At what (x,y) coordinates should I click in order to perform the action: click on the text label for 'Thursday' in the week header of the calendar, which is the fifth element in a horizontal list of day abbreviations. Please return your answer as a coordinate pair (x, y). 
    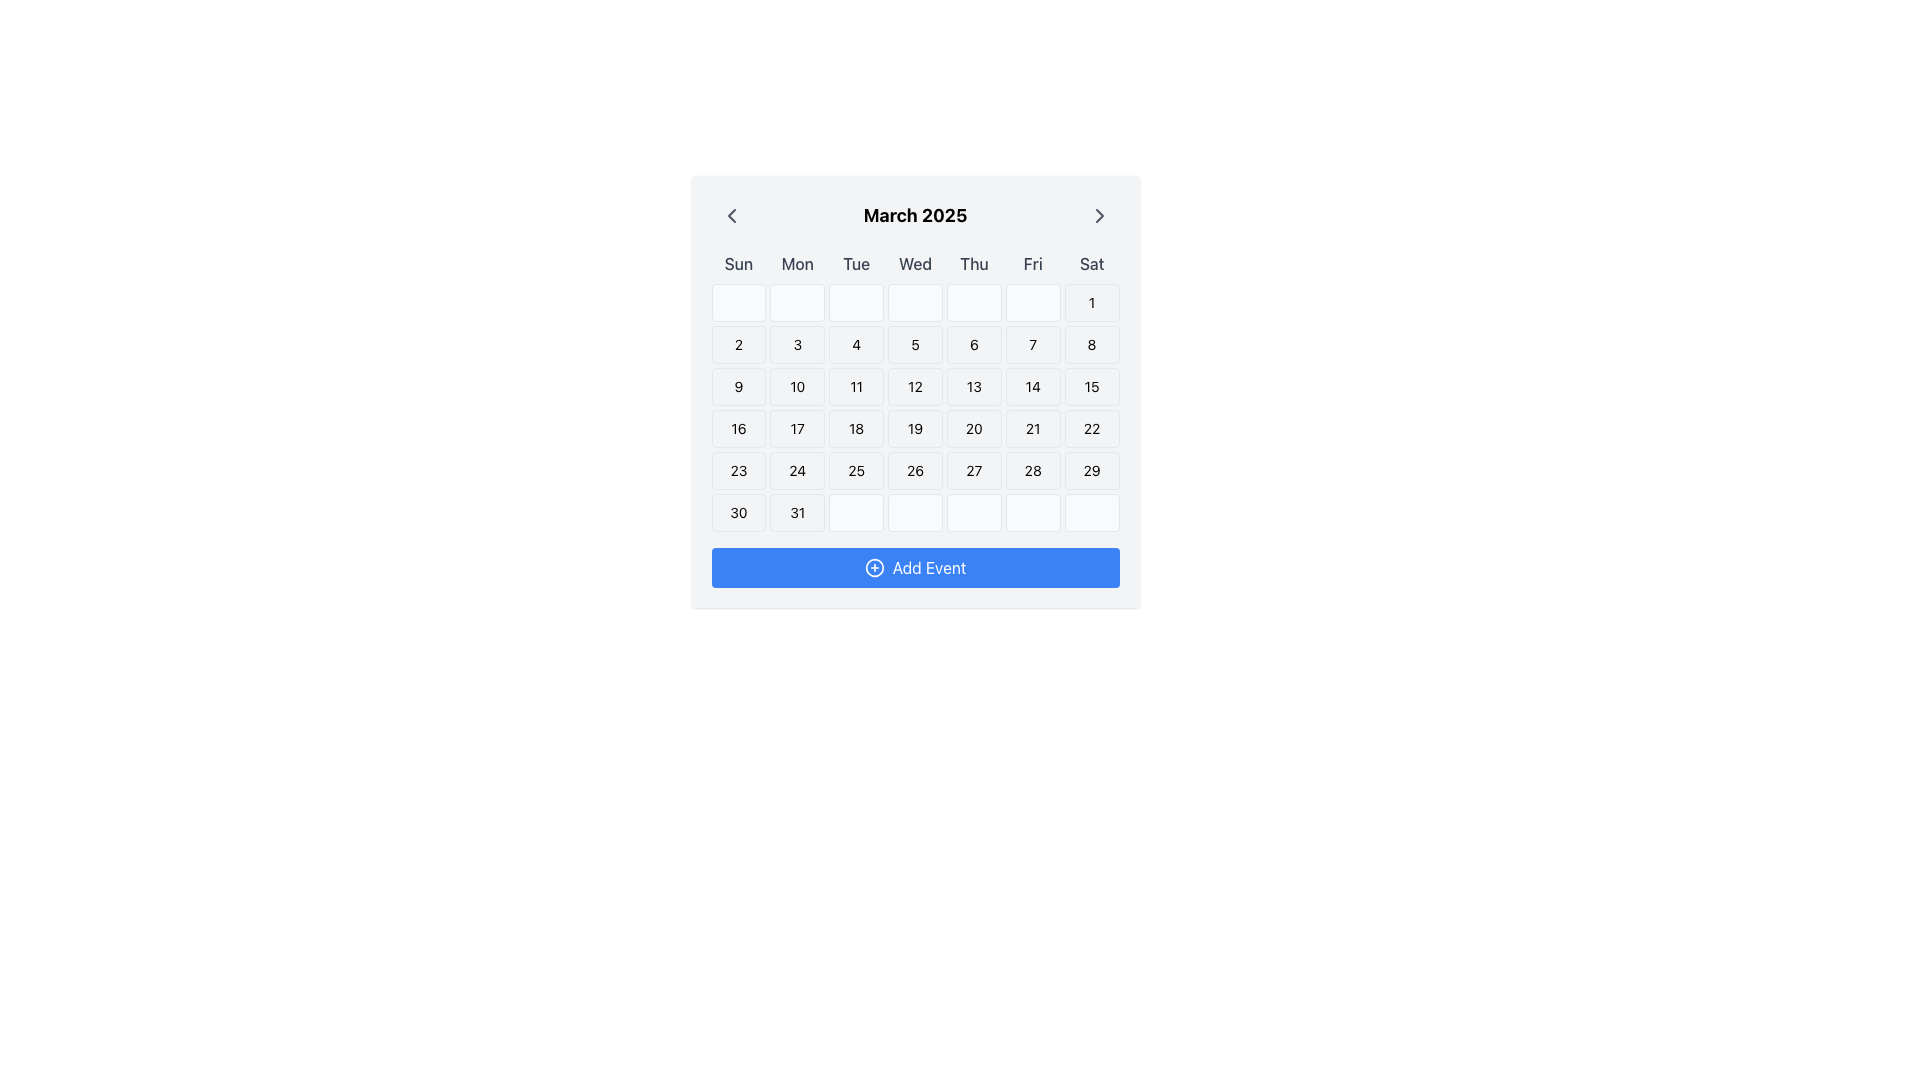
    Looking at the image, I should click on (974, 262).